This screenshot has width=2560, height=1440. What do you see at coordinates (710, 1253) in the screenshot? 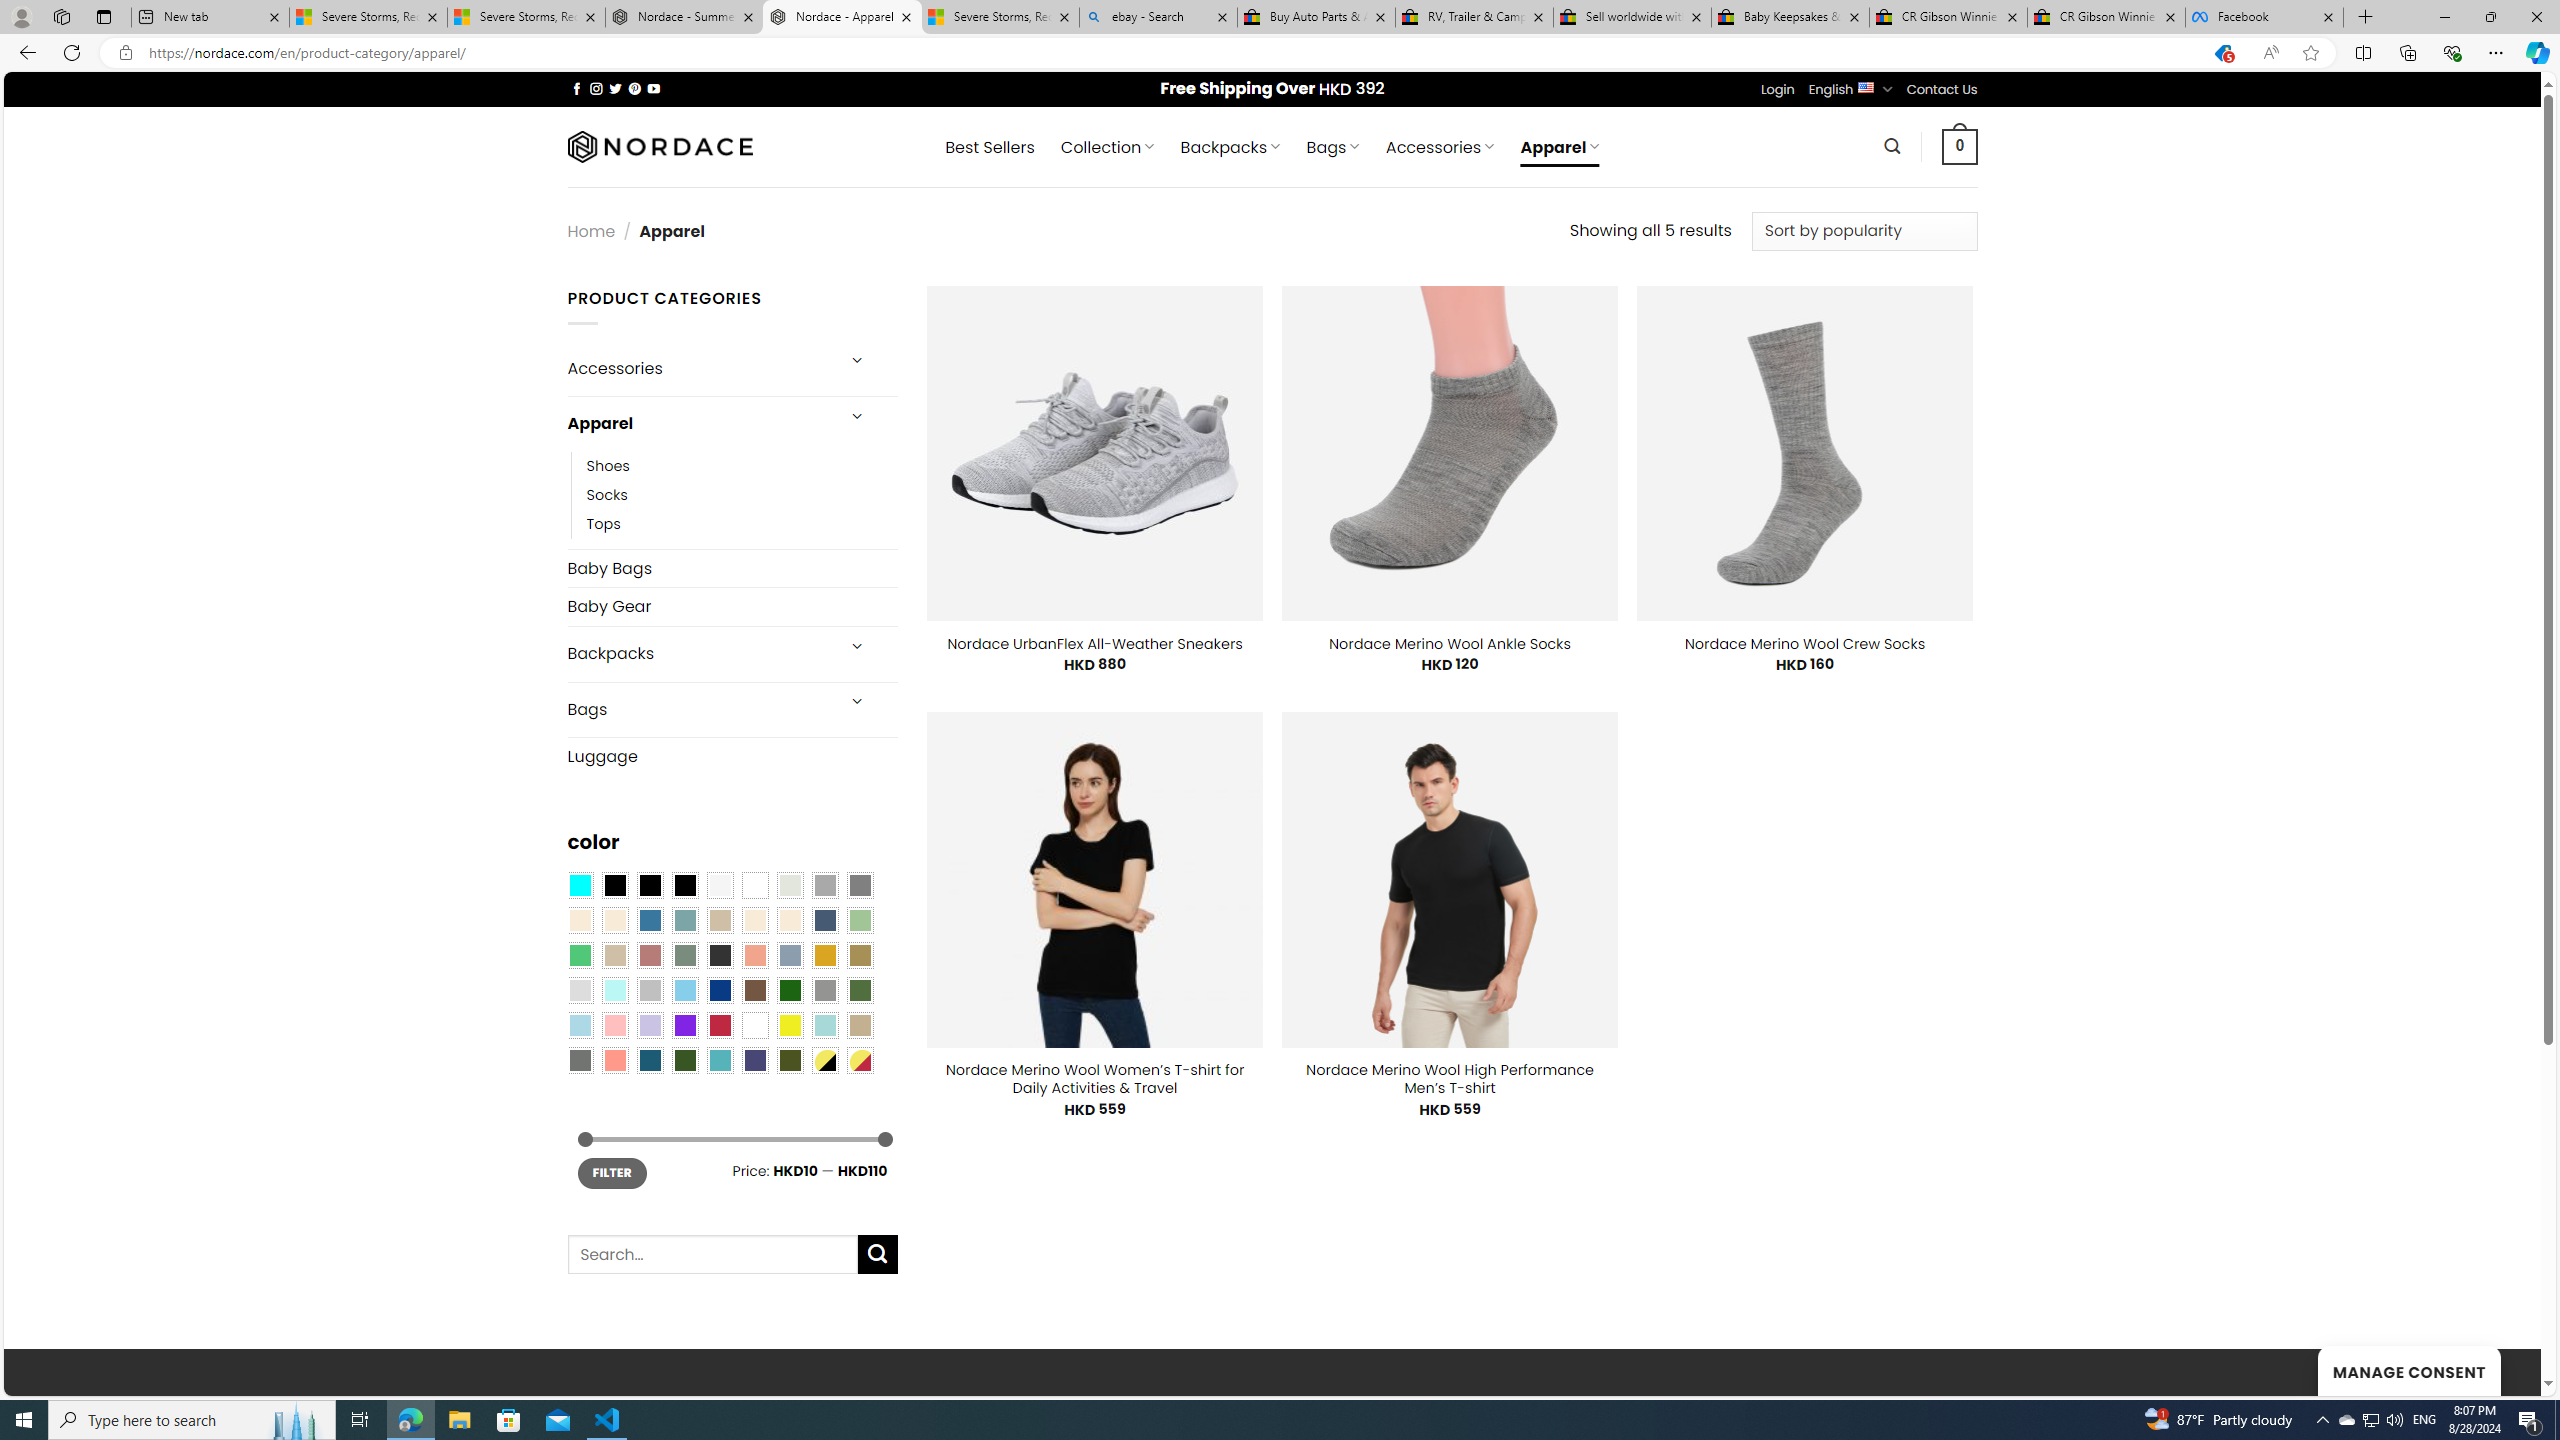
I see `'Search for:'` at bounding box center [710, 1253].